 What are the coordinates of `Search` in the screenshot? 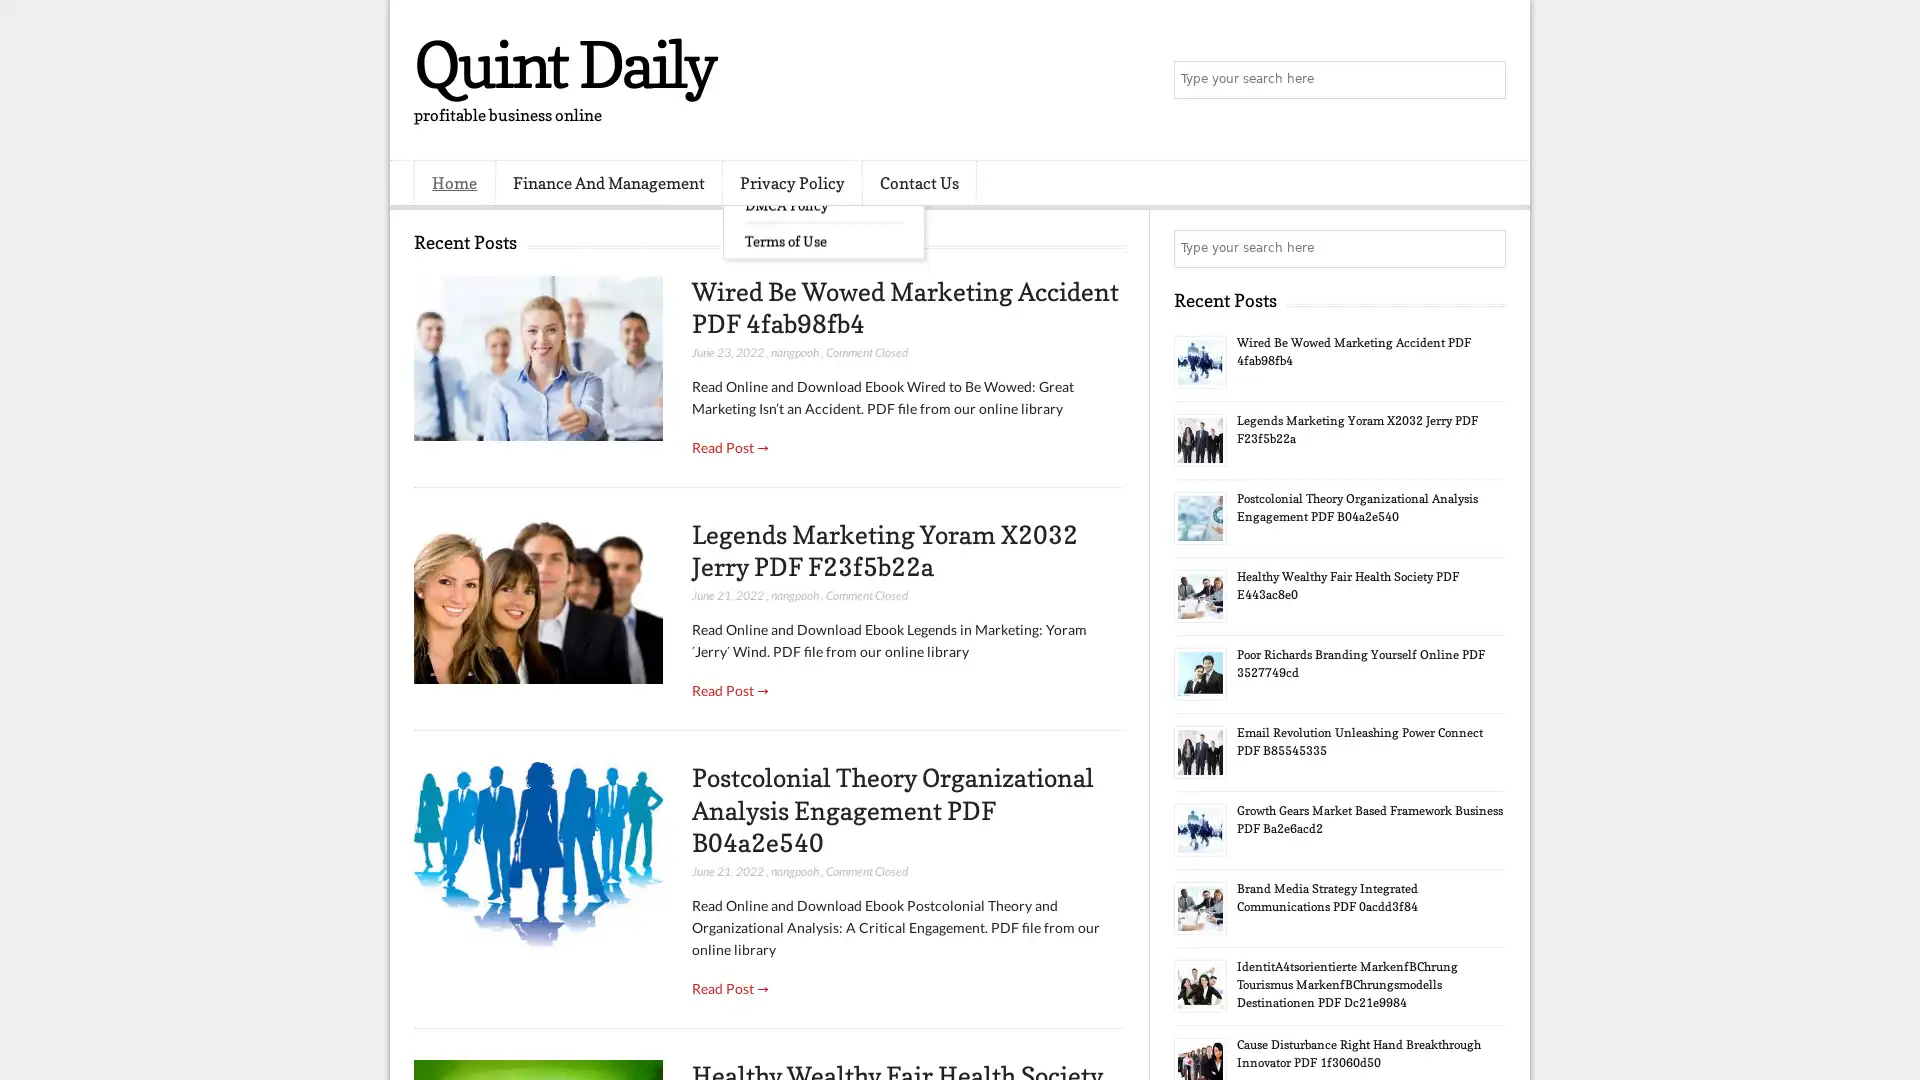 It's located at (1485, 80).